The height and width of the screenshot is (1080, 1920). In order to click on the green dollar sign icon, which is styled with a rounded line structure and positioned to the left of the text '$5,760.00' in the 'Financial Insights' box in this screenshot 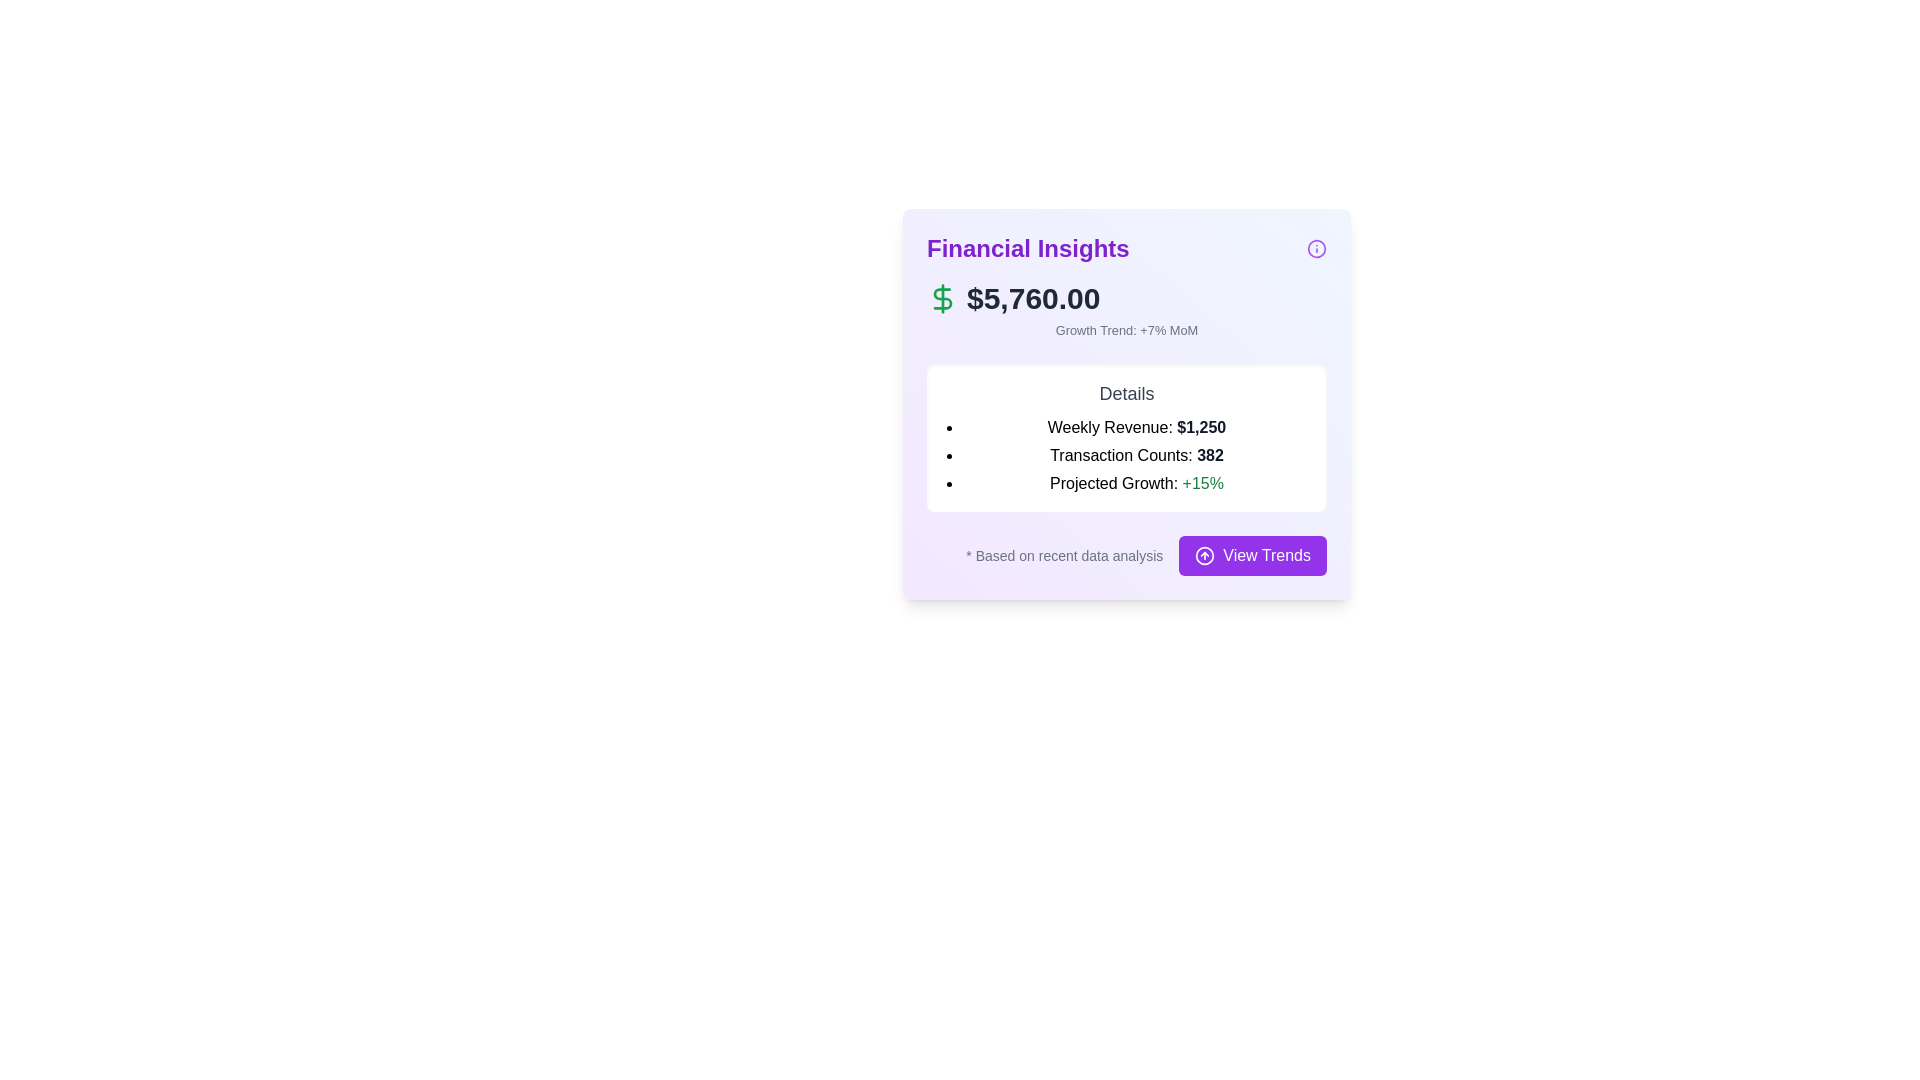, I will do `click(941, 299)`.